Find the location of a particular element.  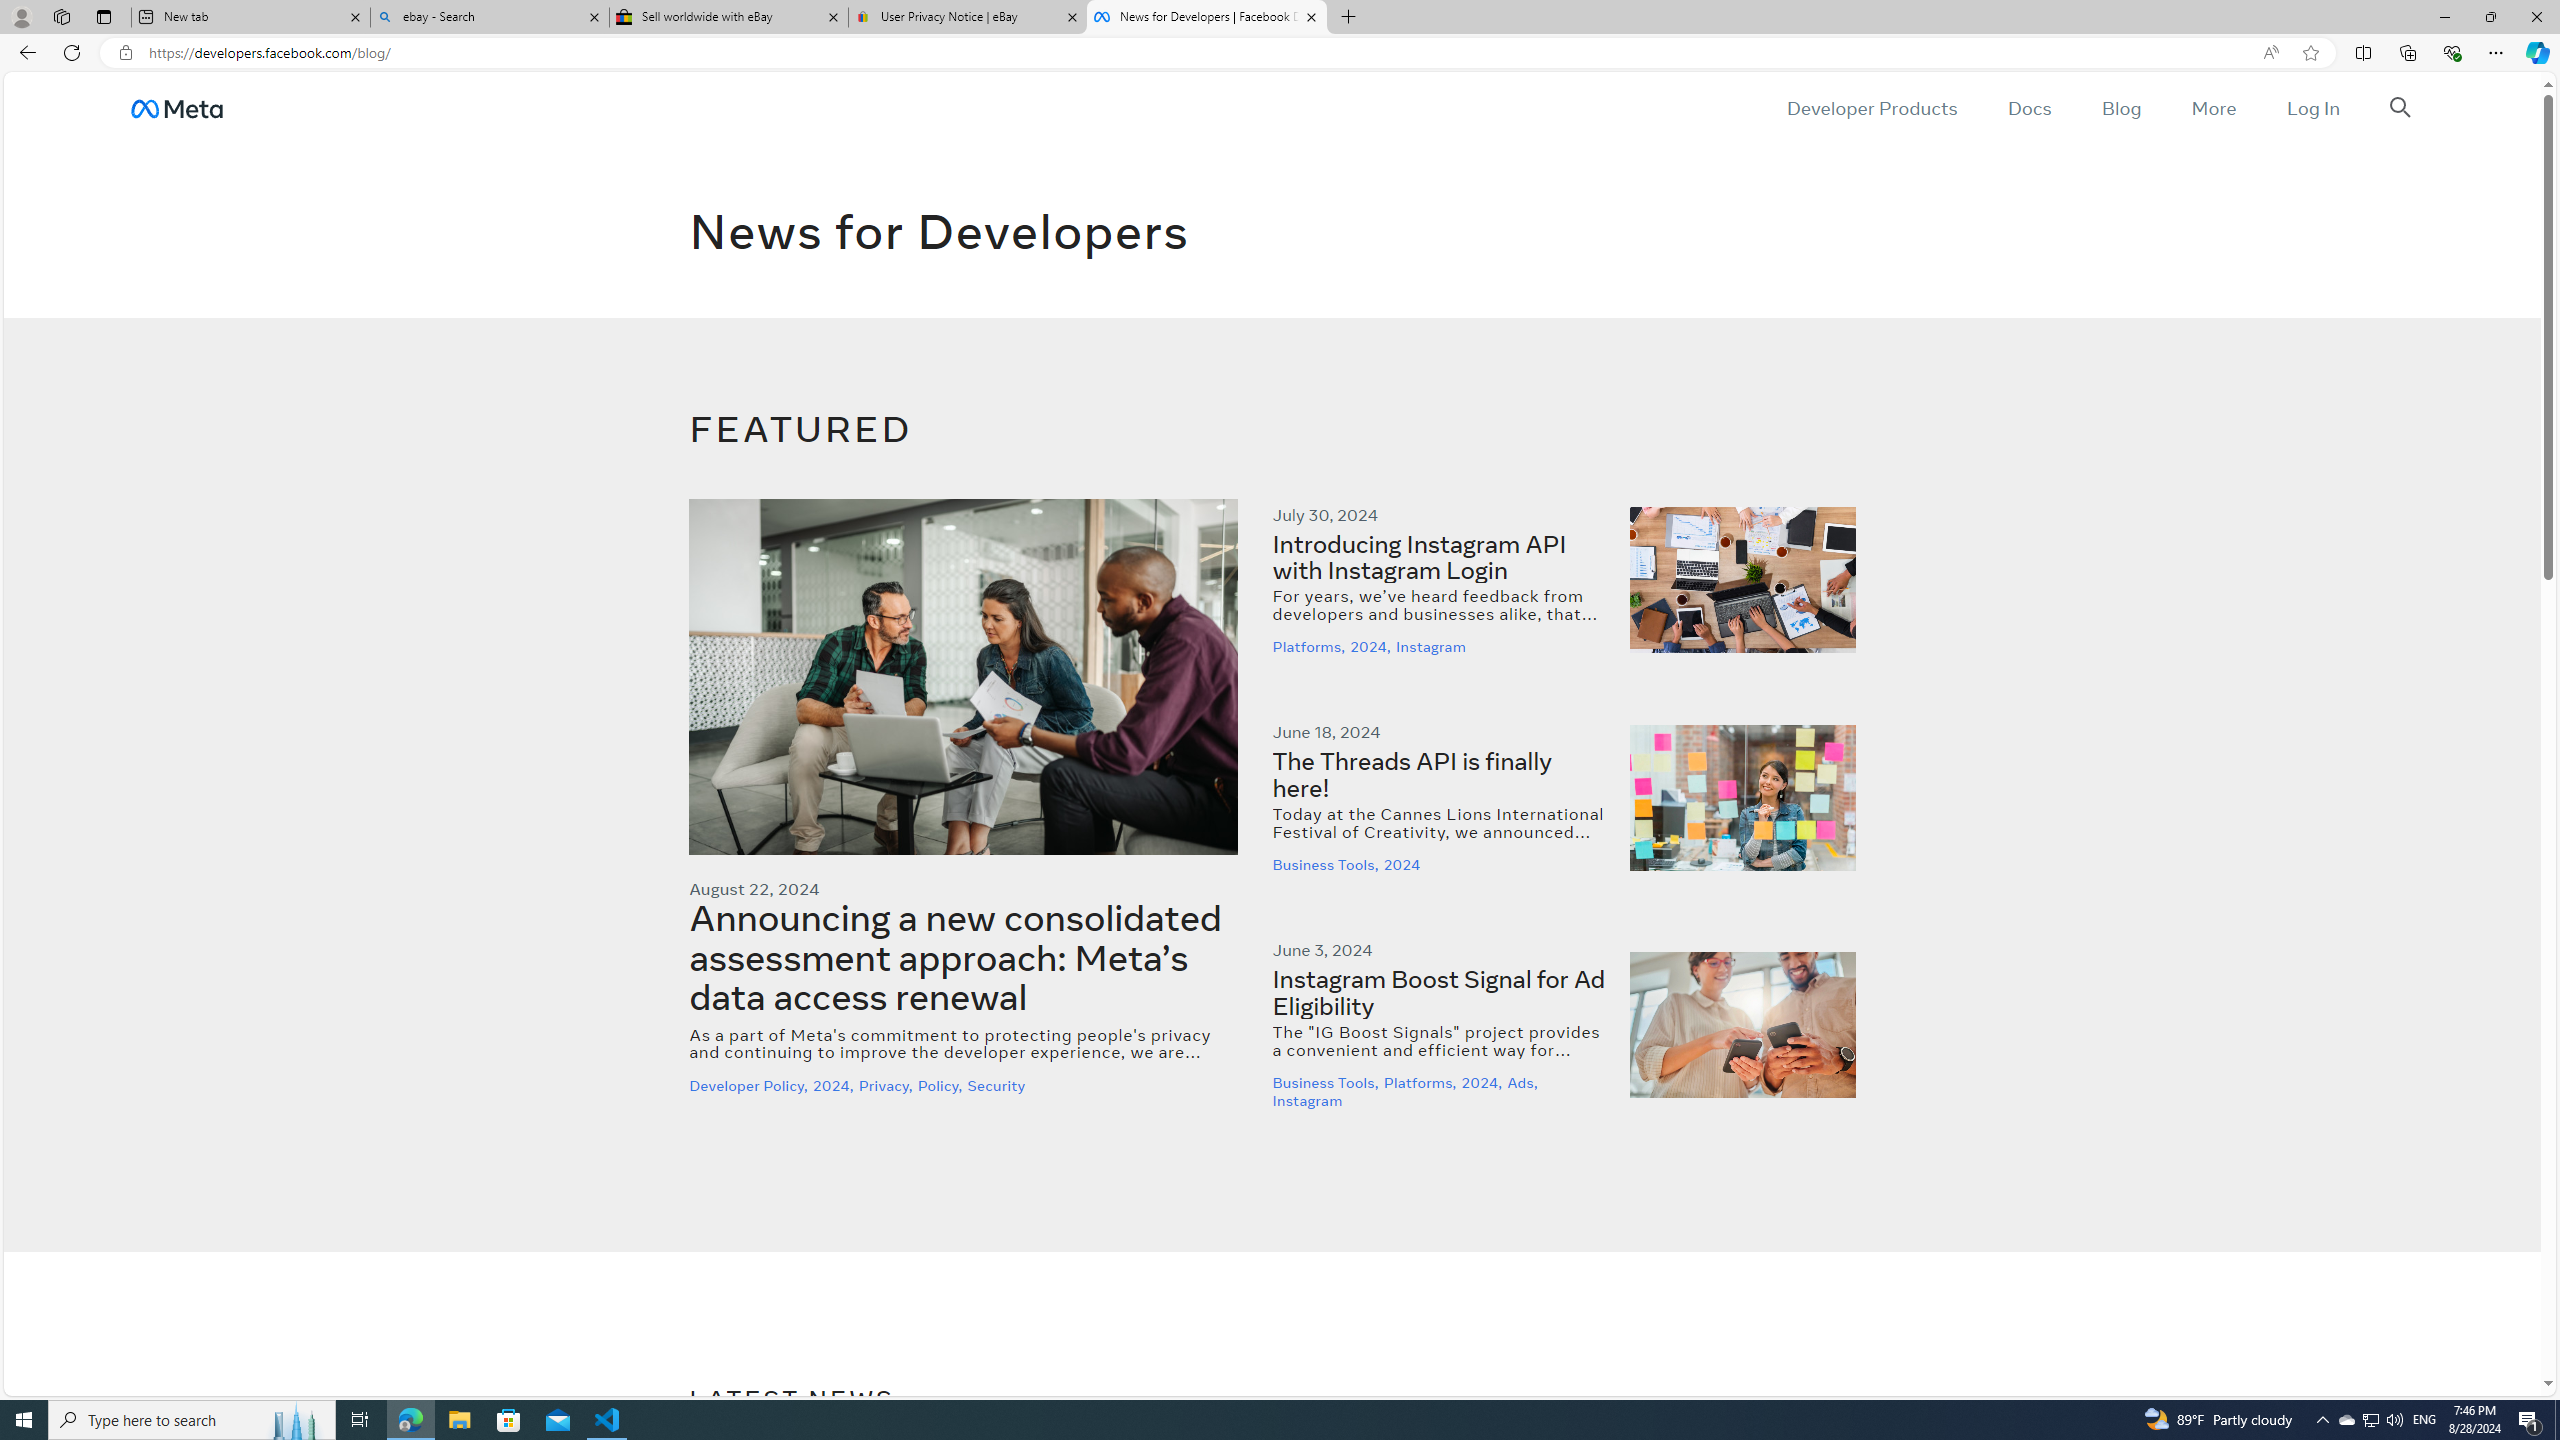

'More' is located at coordinates (2213, 107).